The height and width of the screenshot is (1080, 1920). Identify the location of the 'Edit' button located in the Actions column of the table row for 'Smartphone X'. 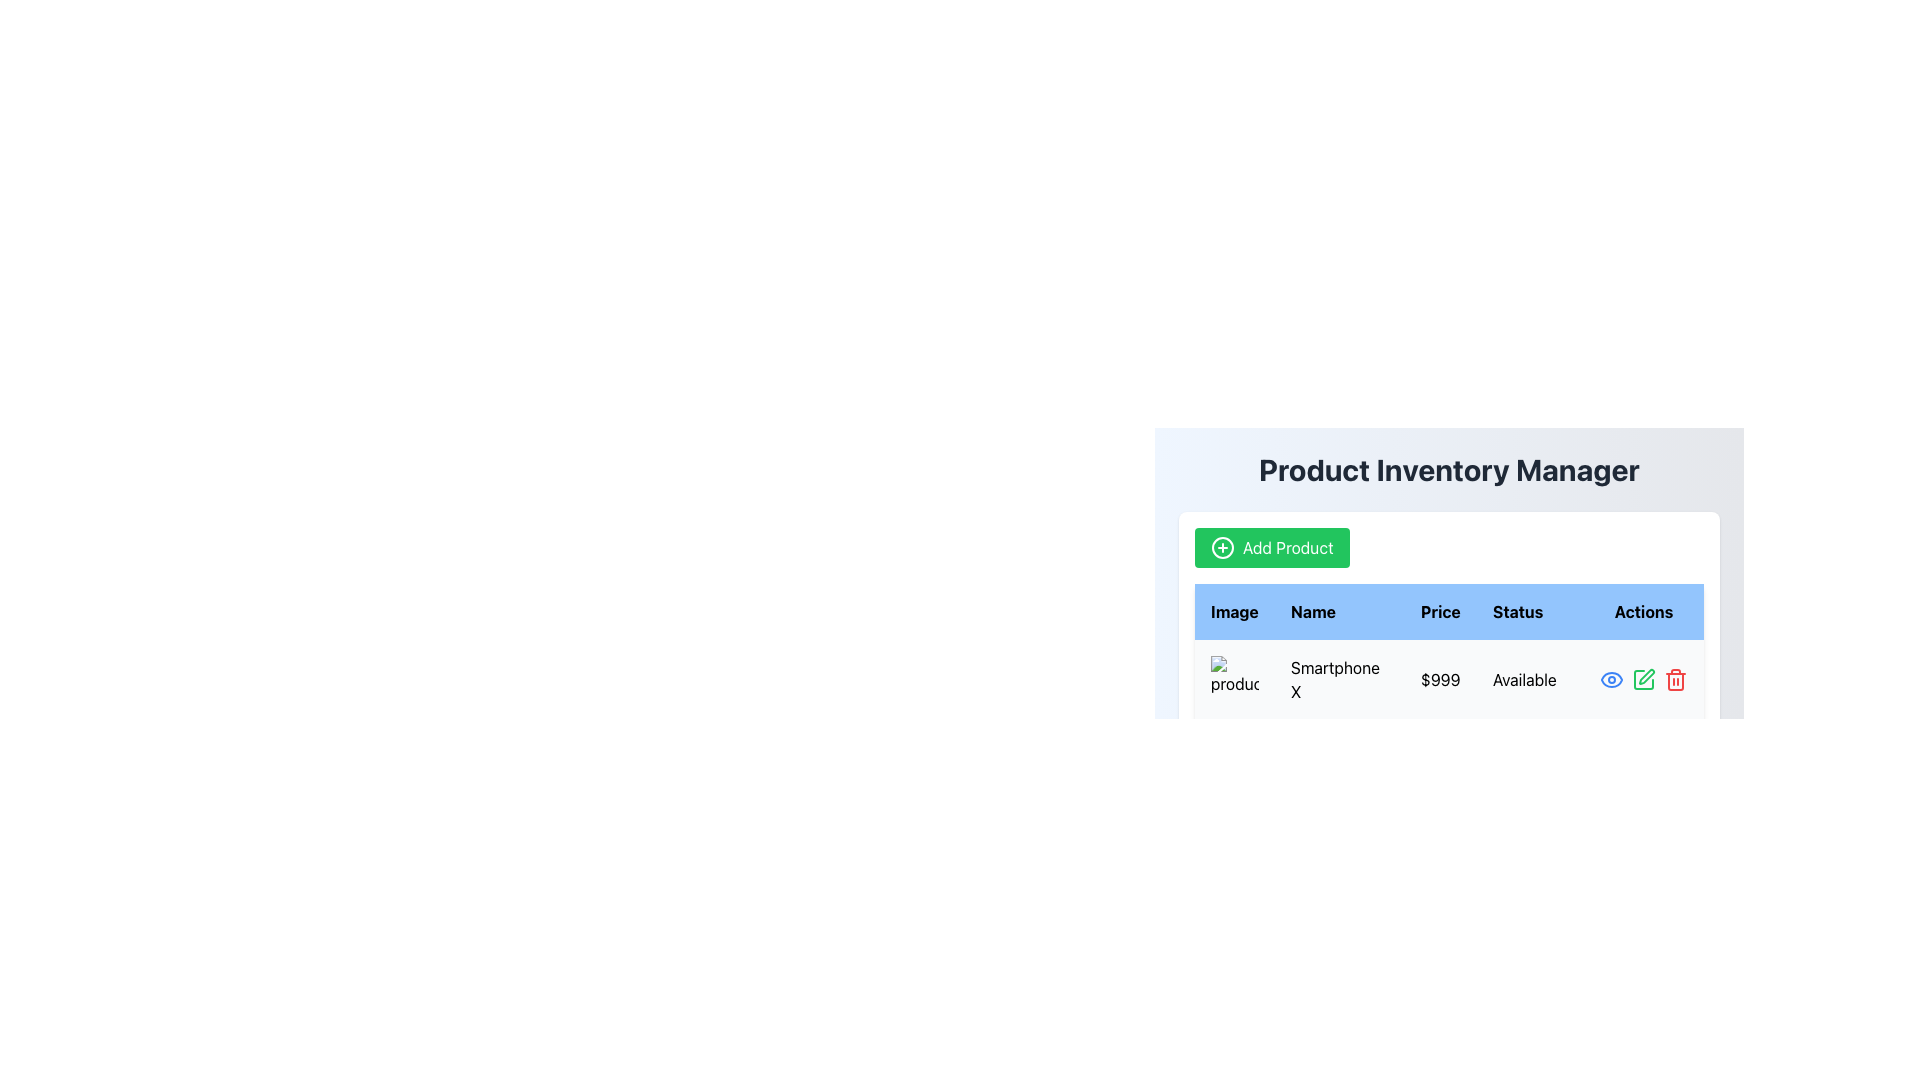
(1643, 678).